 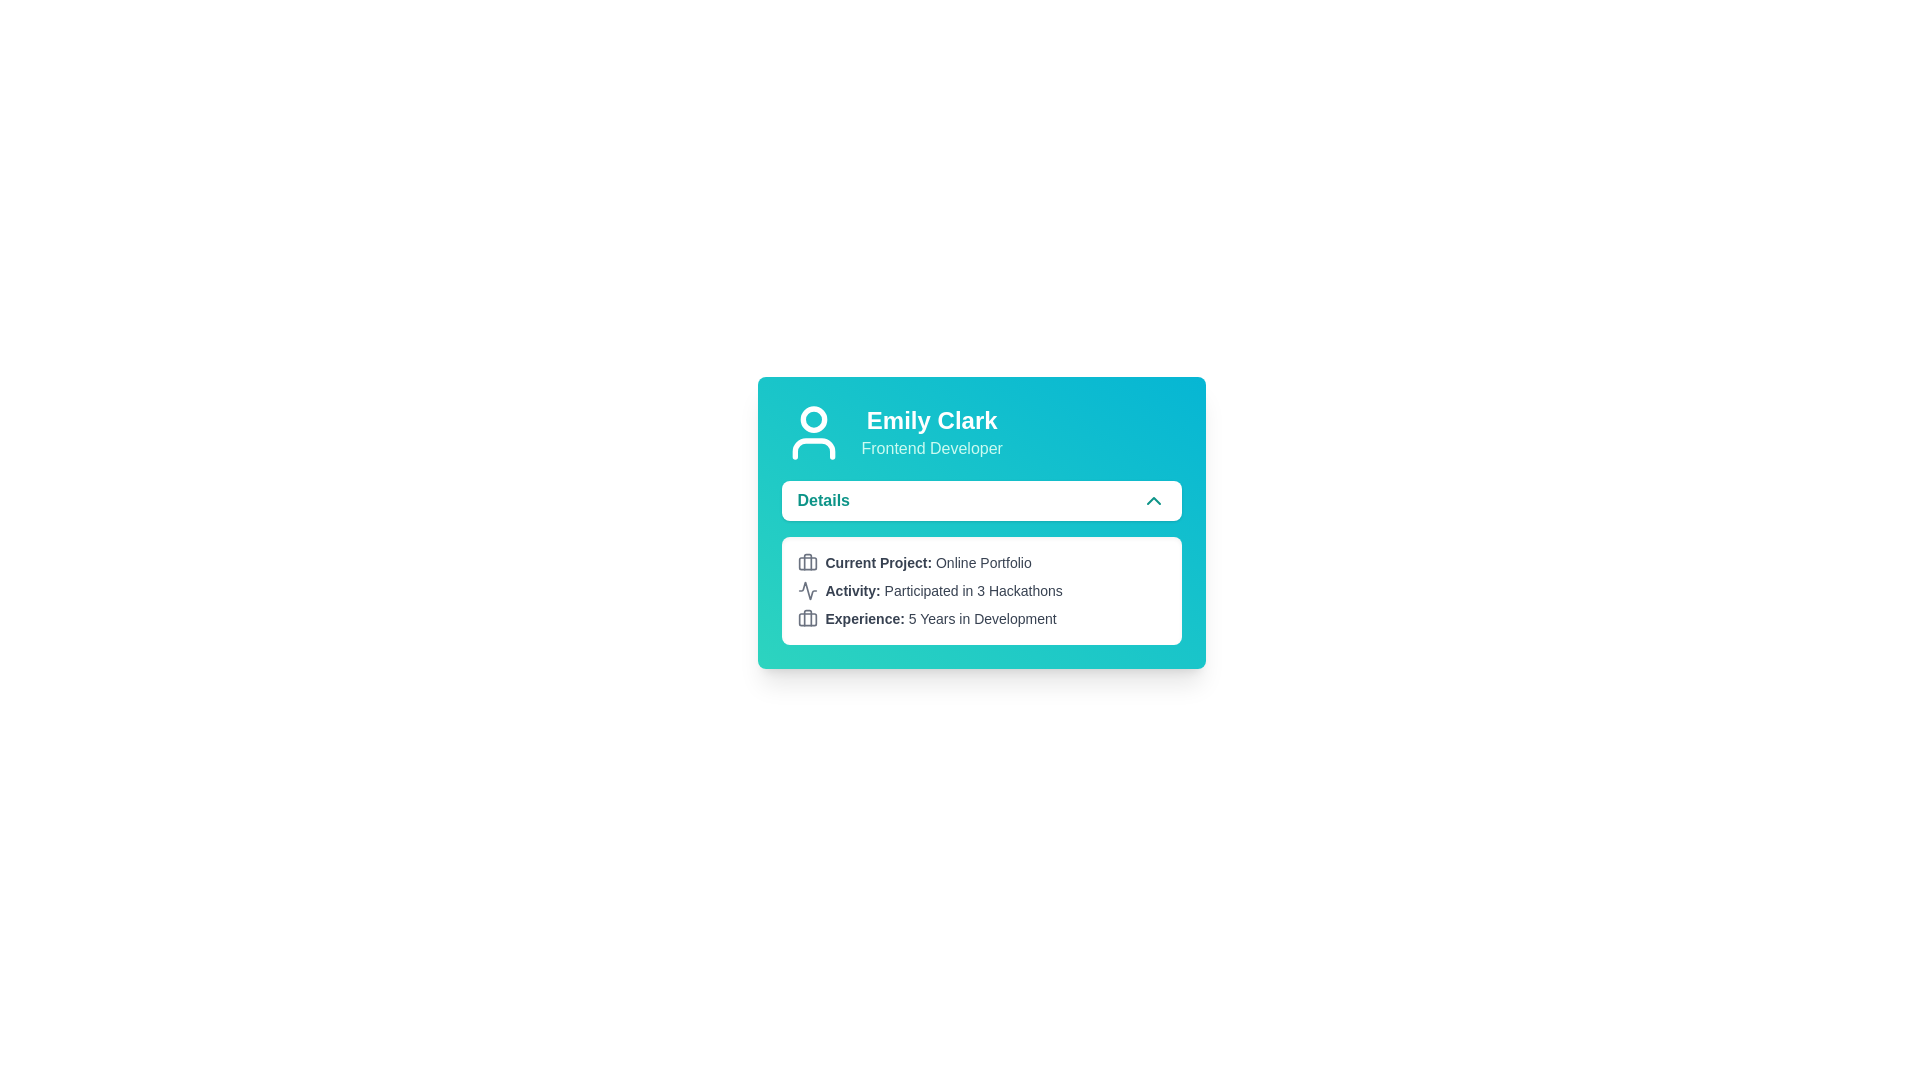 I want to click on the text label indicating the professional role or title below 'Emily Clark' in the top-right of the card interface, so click(x=931, y=447).